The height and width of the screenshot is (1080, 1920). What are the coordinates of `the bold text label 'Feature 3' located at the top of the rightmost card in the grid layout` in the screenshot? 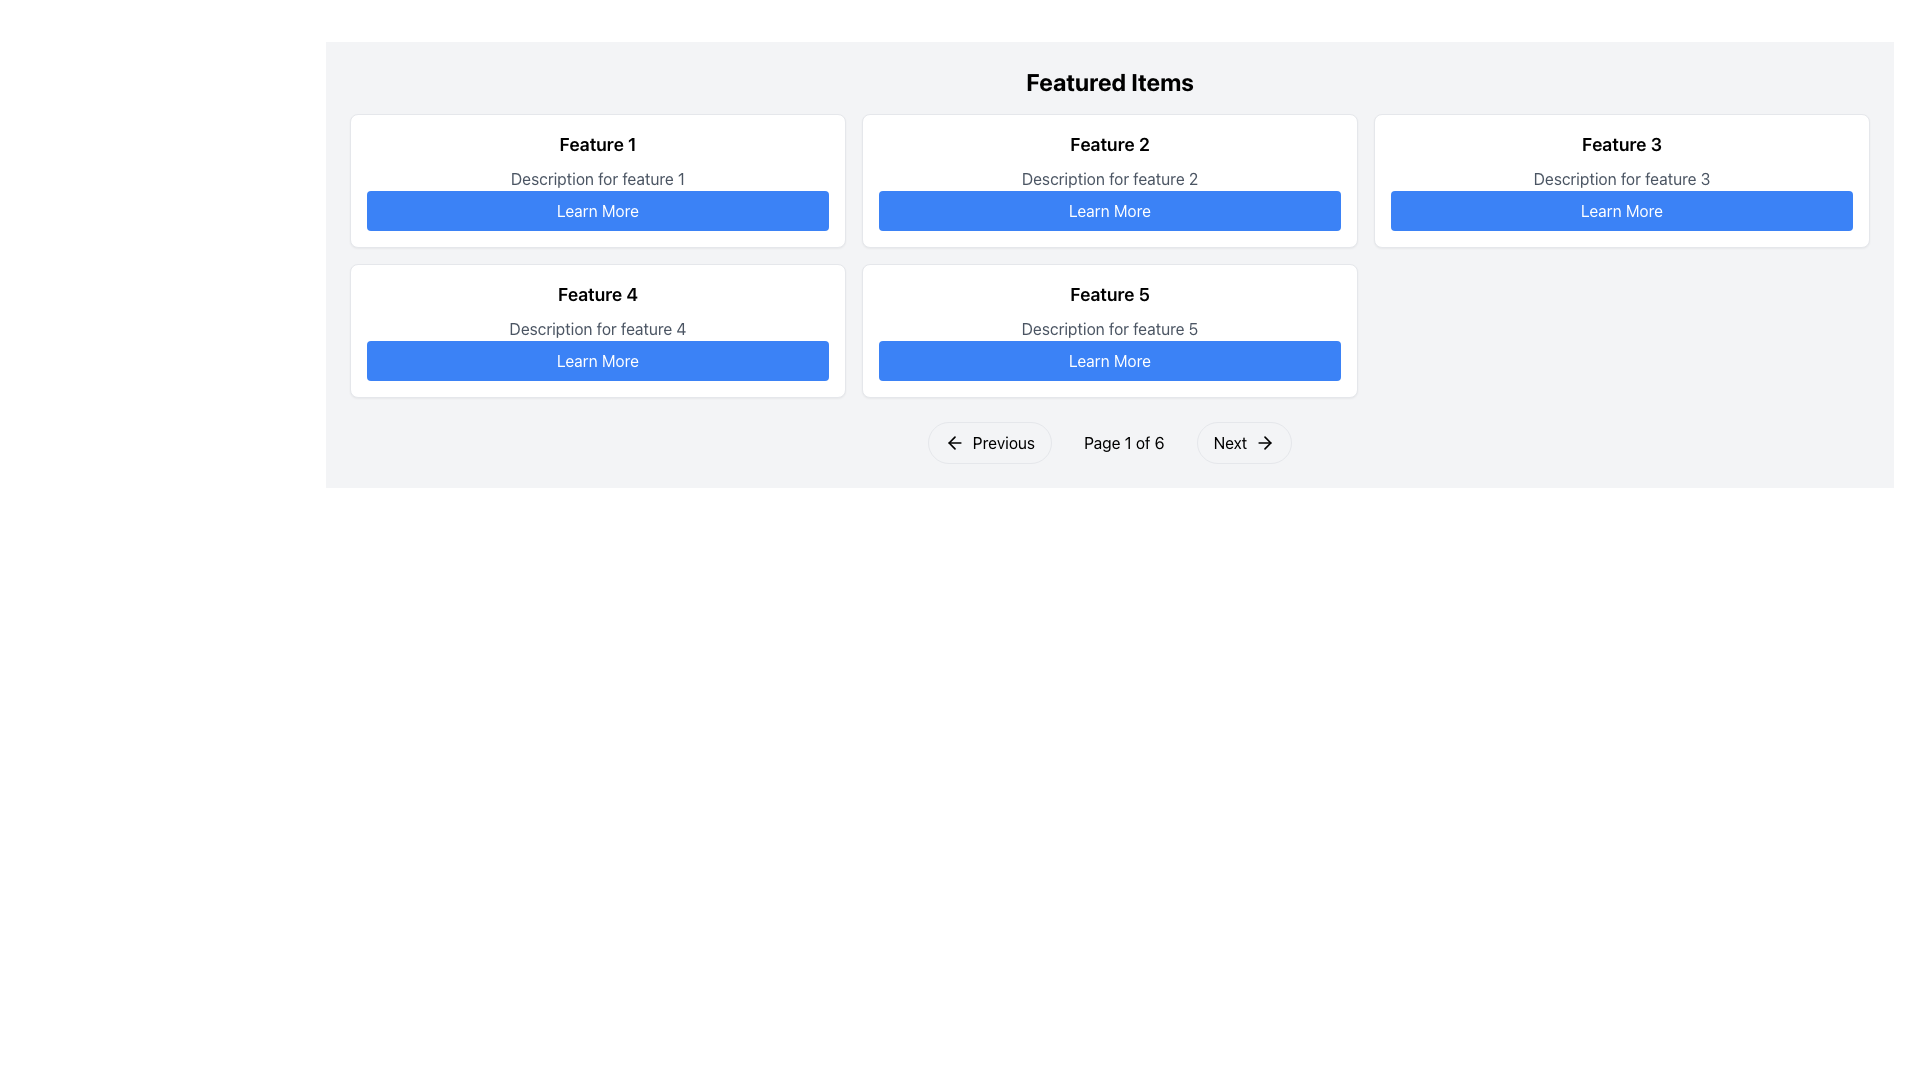 It's located at (1622, 144).